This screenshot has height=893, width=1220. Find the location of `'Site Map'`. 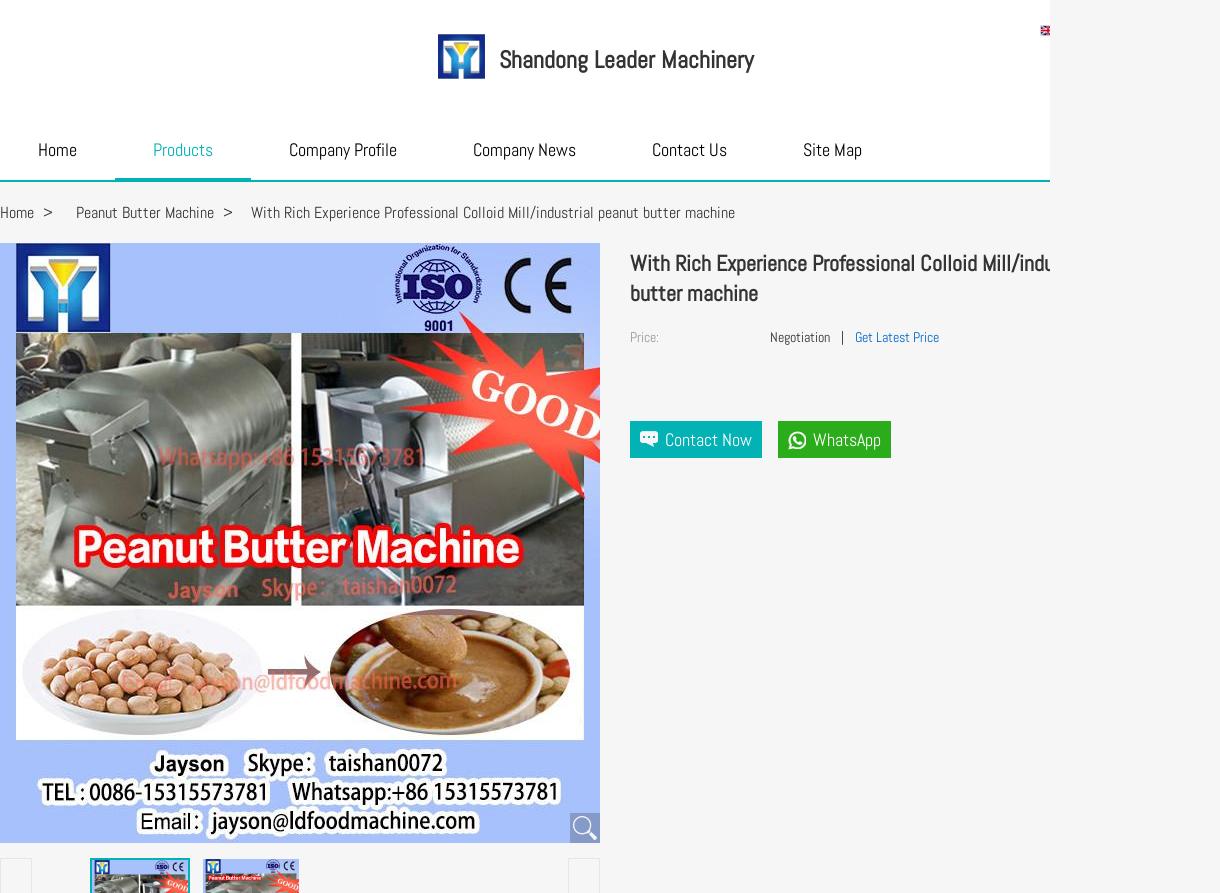

'Site Map' is located at coordinates (832, 149).